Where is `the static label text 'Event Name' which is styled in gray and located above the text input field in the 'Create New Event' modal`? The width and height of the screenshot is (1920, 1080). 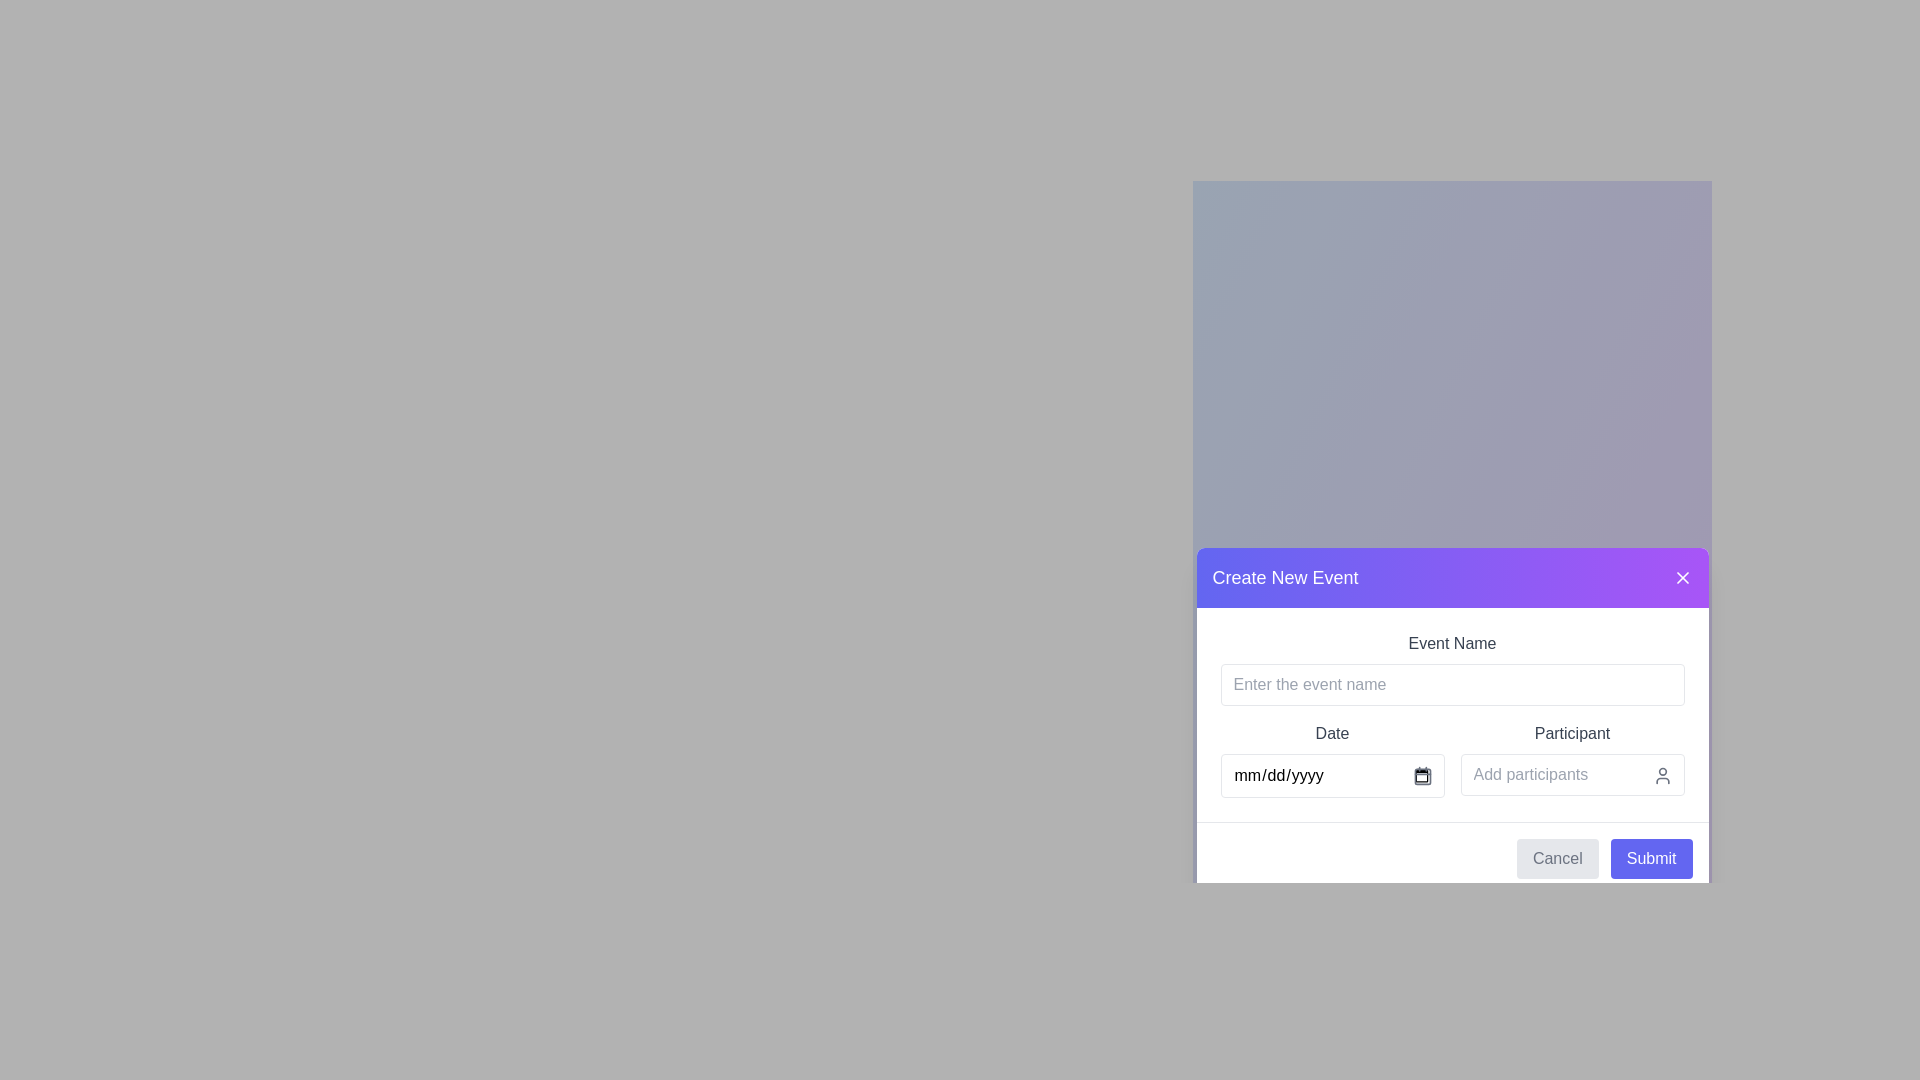
the static label text 'Event Name' which is styled in gray and located above the text input field in the 'Create New Event' modal is located at coordinates (1452, 643).